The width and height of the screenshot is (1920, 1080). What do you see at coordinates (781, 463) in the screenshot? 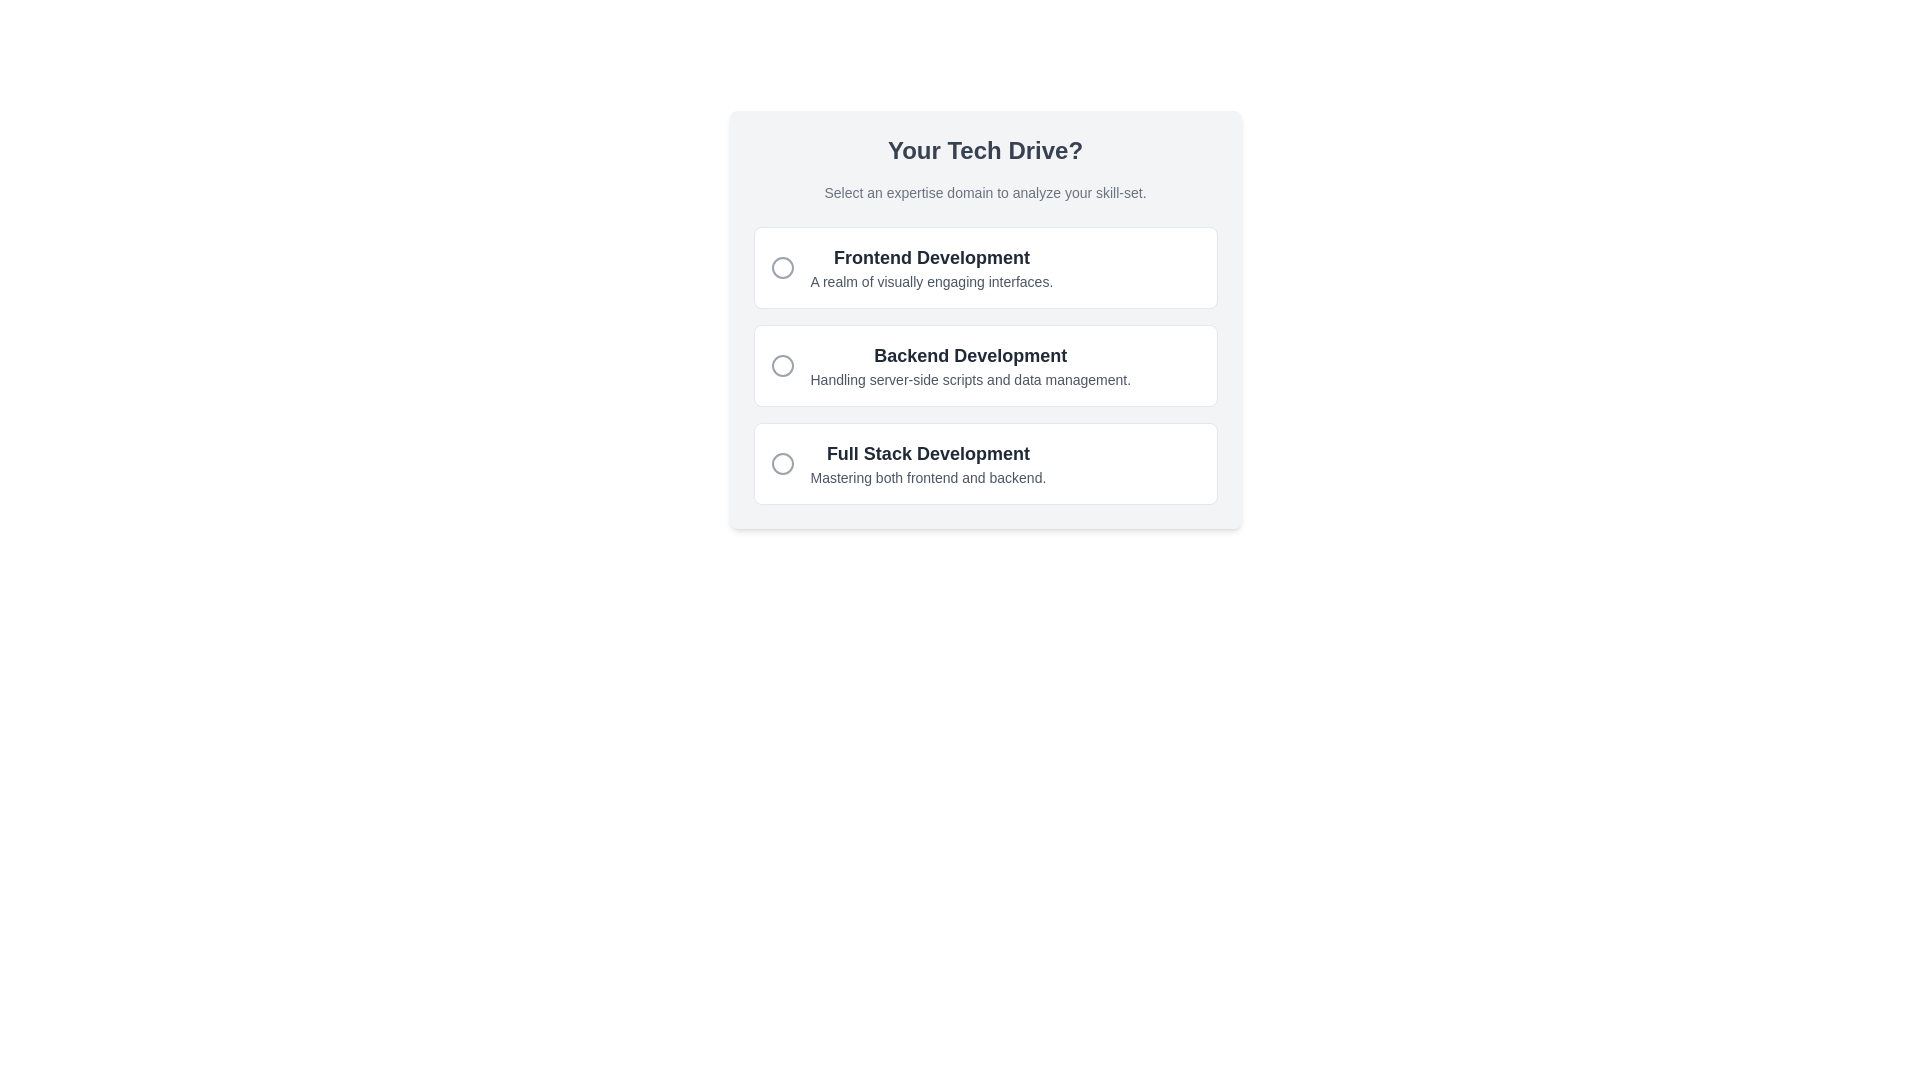
I see `the radio button placeholder for the 'Full Stack Development' option` at bounding box center [781, 463].